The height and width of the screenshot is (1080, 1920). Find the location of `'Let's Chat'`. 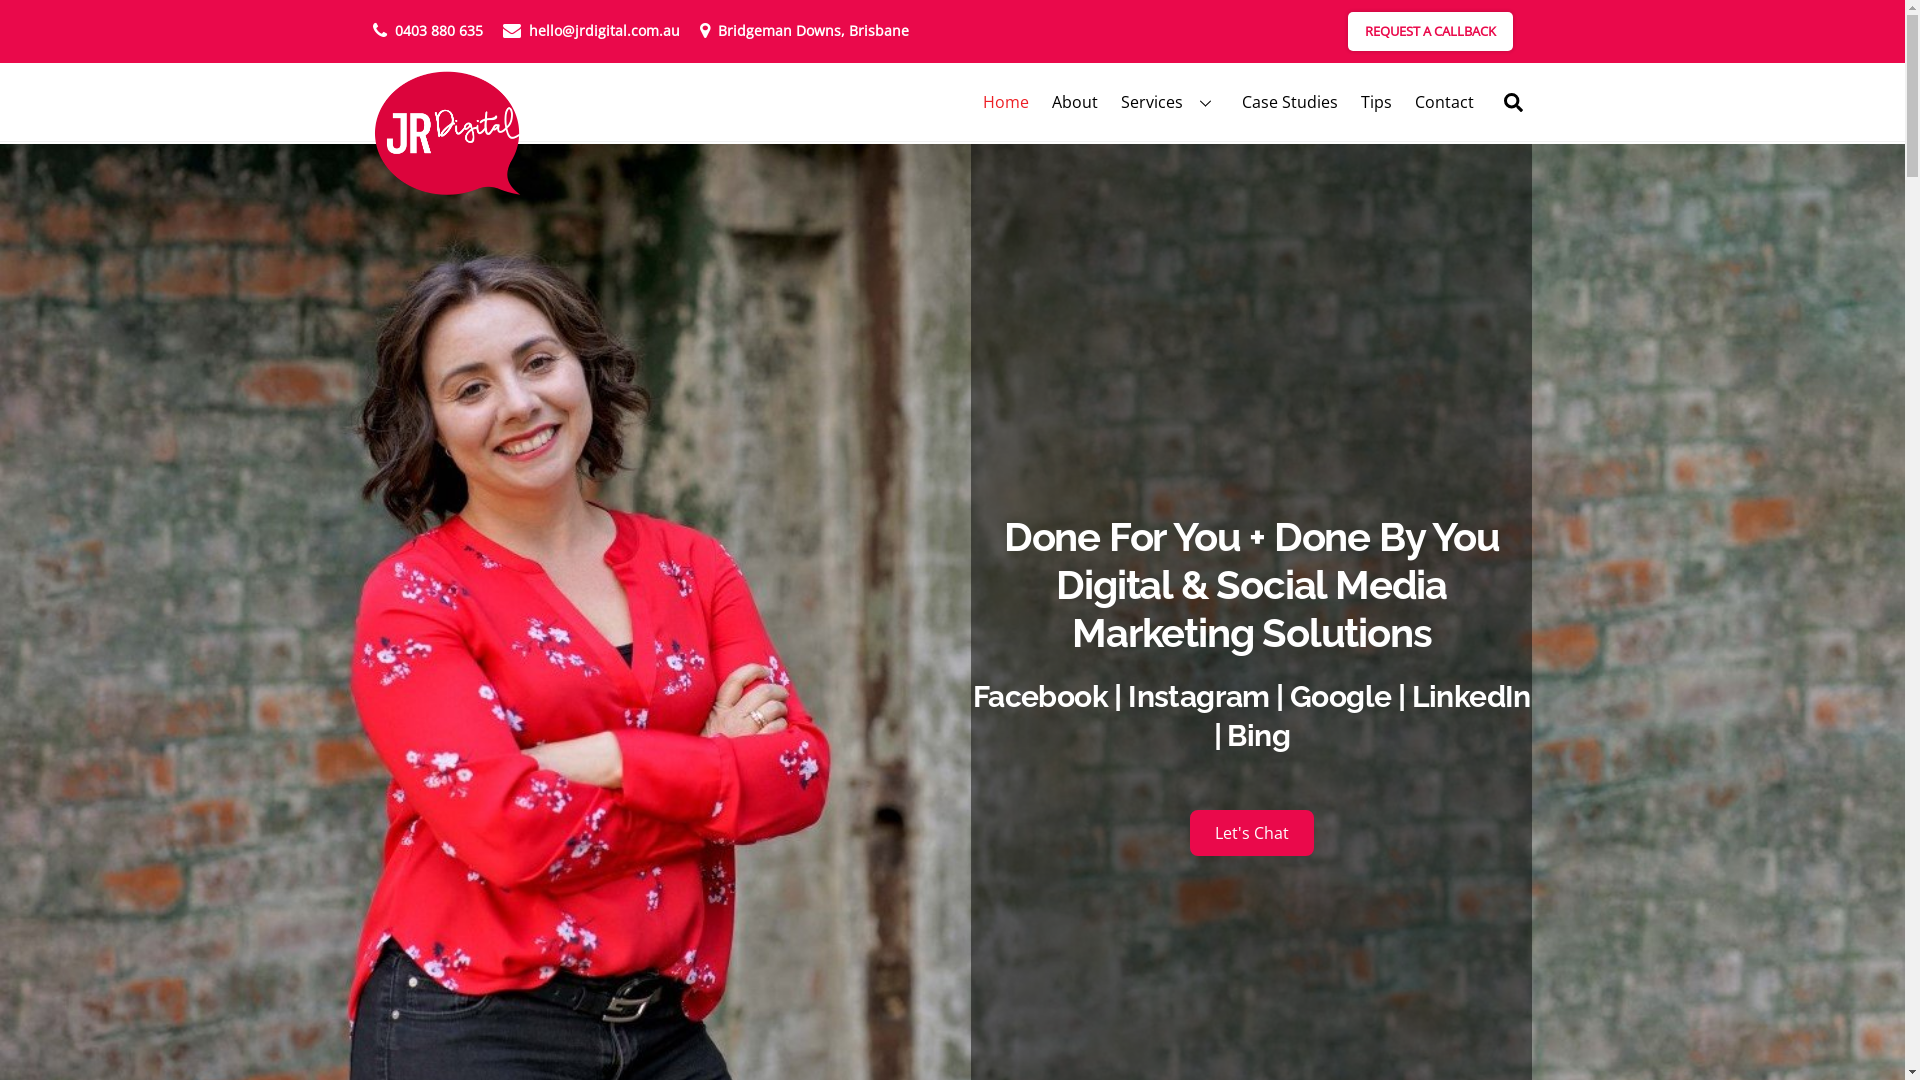

'Let's Chat' is located at coordinates (1251, 833).